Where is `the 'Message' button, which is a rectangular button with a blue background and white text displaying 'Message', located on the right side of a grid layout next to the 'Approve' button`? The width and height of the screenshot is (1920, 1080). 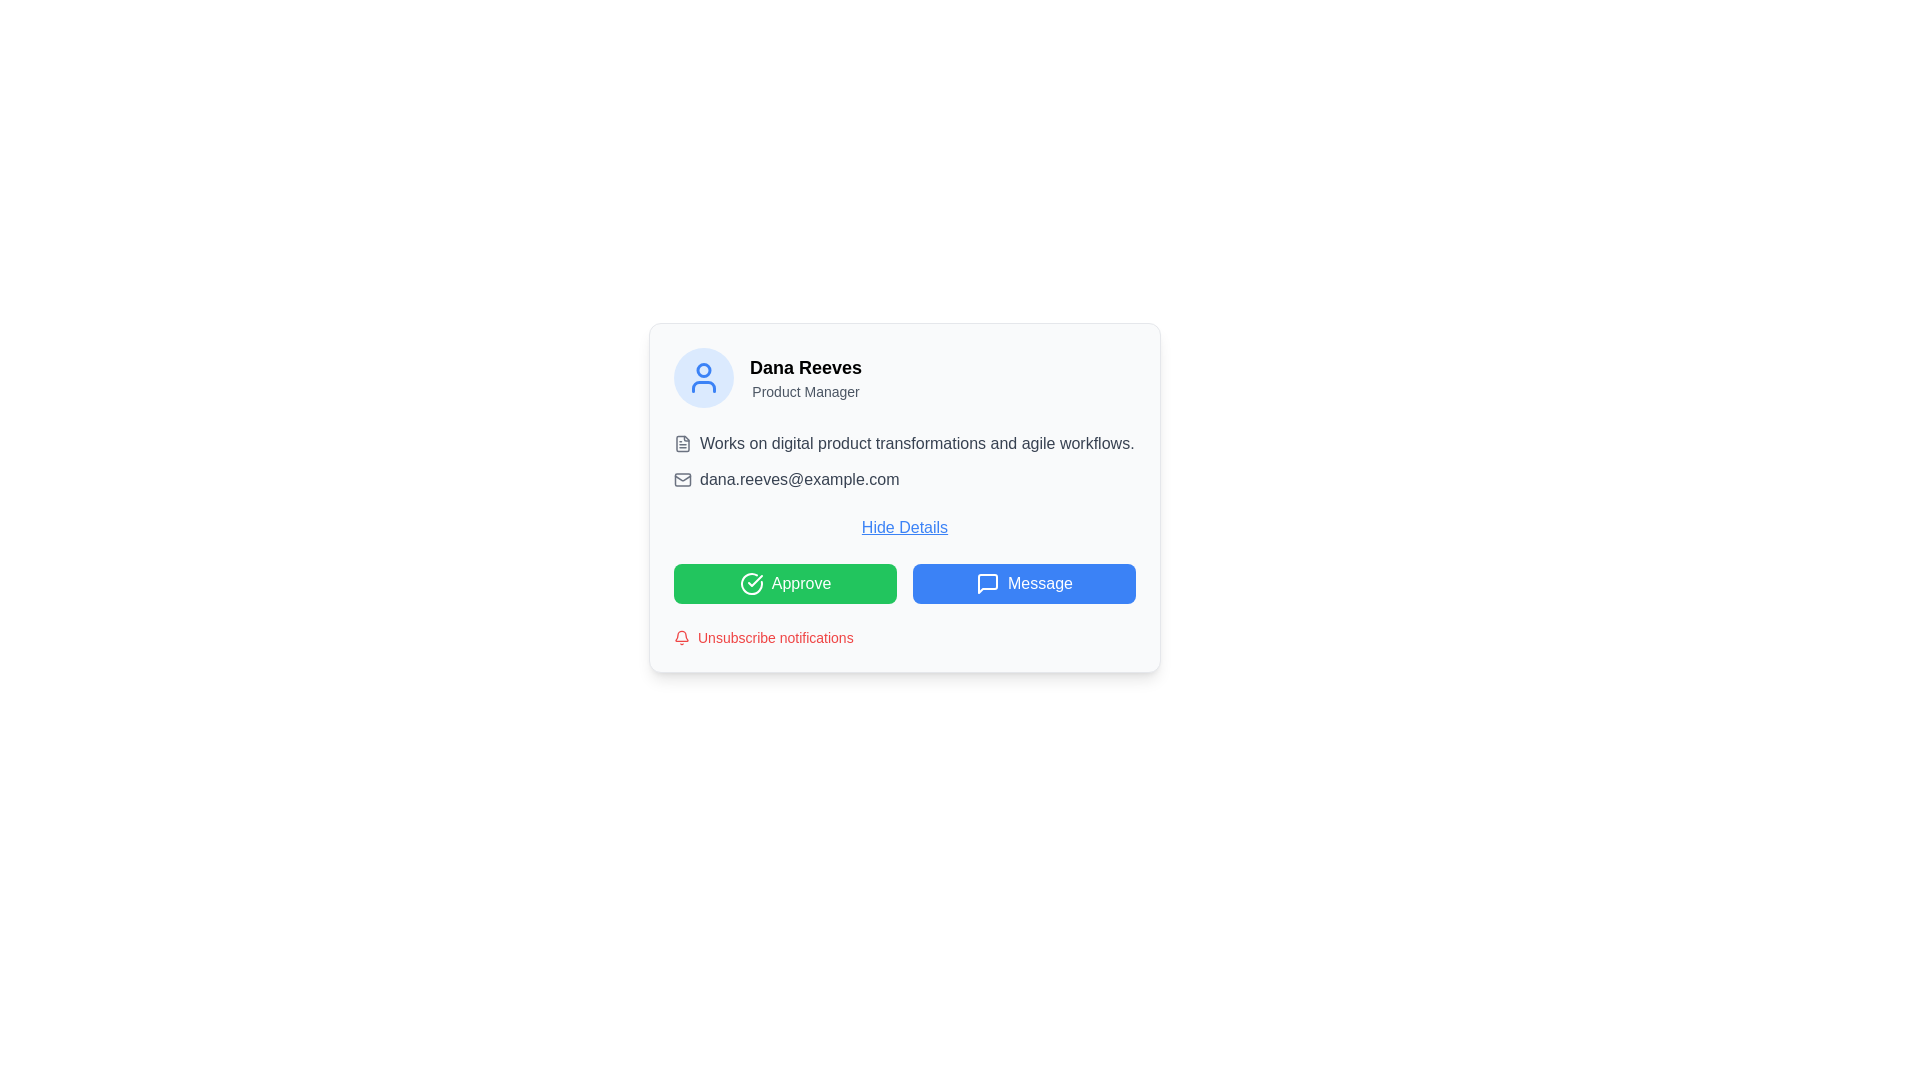
the 'Message' button, which is a rectangular button with a blue background and white text displaying 'Message', located on the right side of a grid layout next to the 'Approve' button is located at coordinates (1024, 583).